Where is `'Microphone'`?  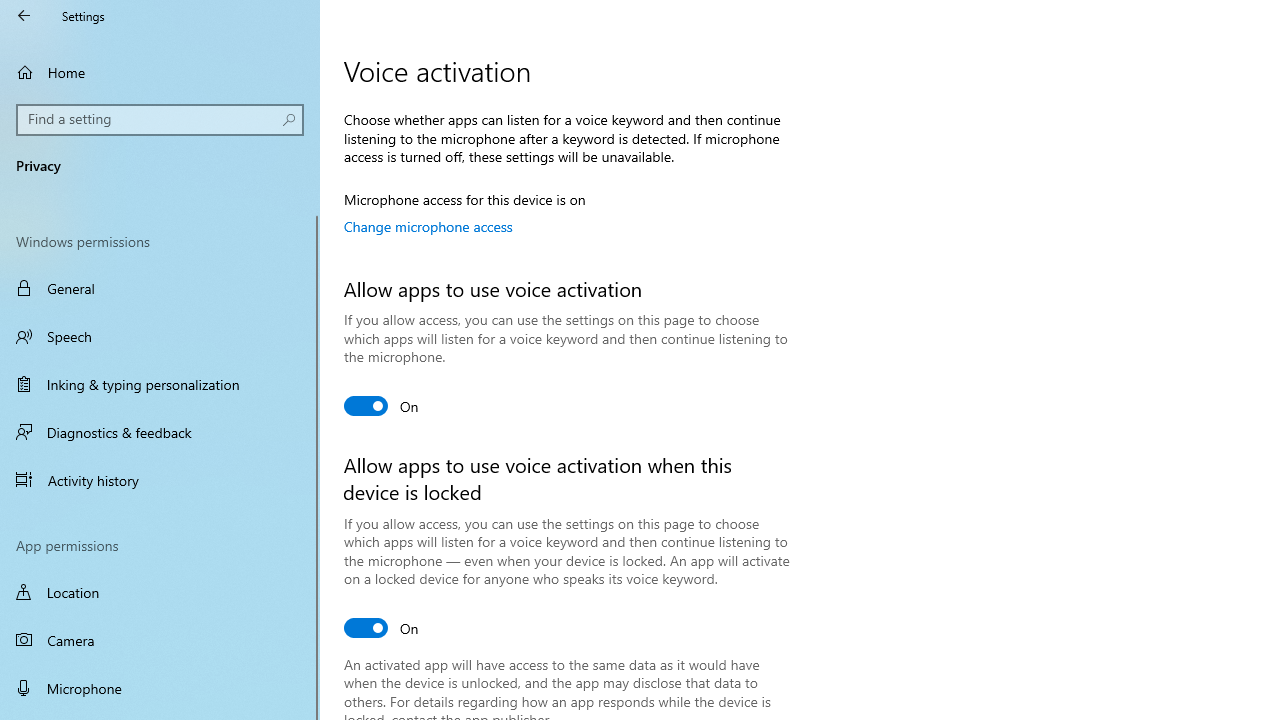
'Microphone' is located at coordinates (160, 686).